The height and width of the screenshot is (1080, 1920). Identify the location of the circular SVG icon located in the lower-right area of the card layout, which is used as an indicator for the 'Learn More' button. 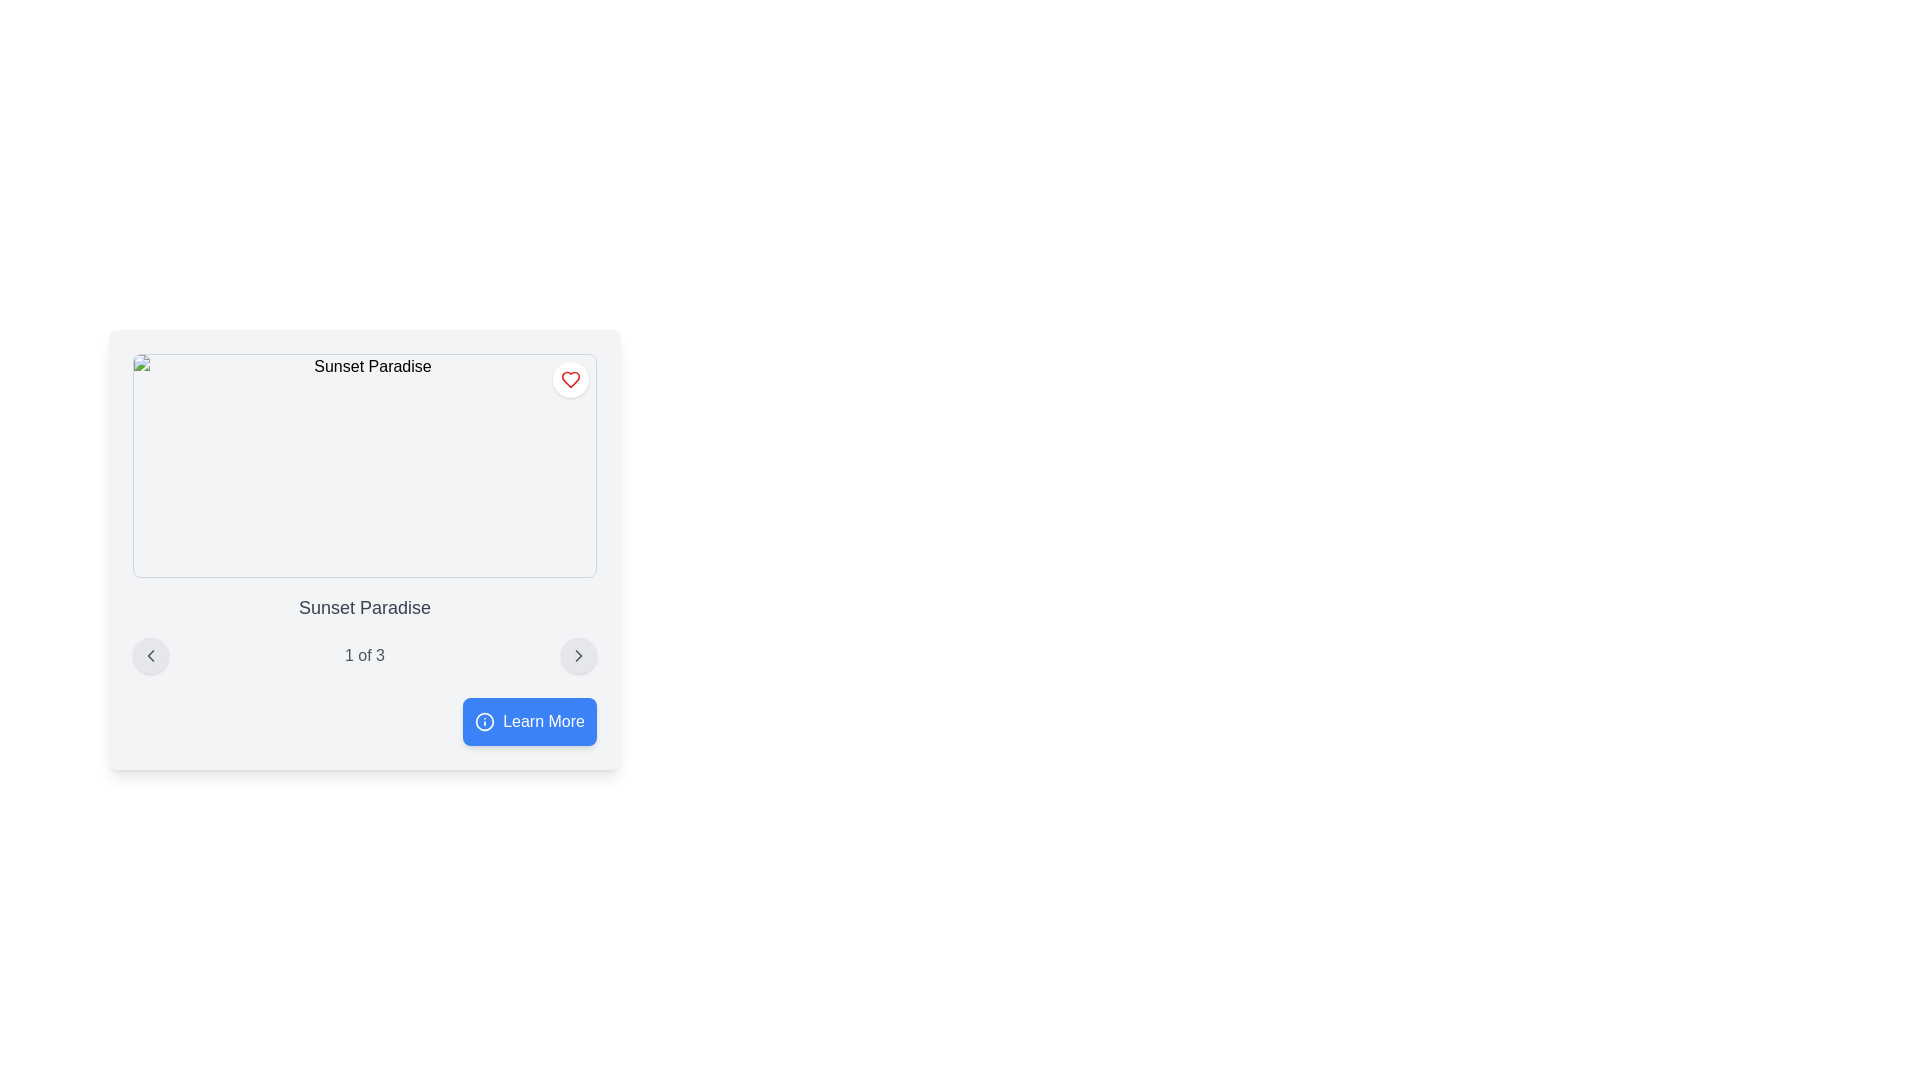
(485, 721).